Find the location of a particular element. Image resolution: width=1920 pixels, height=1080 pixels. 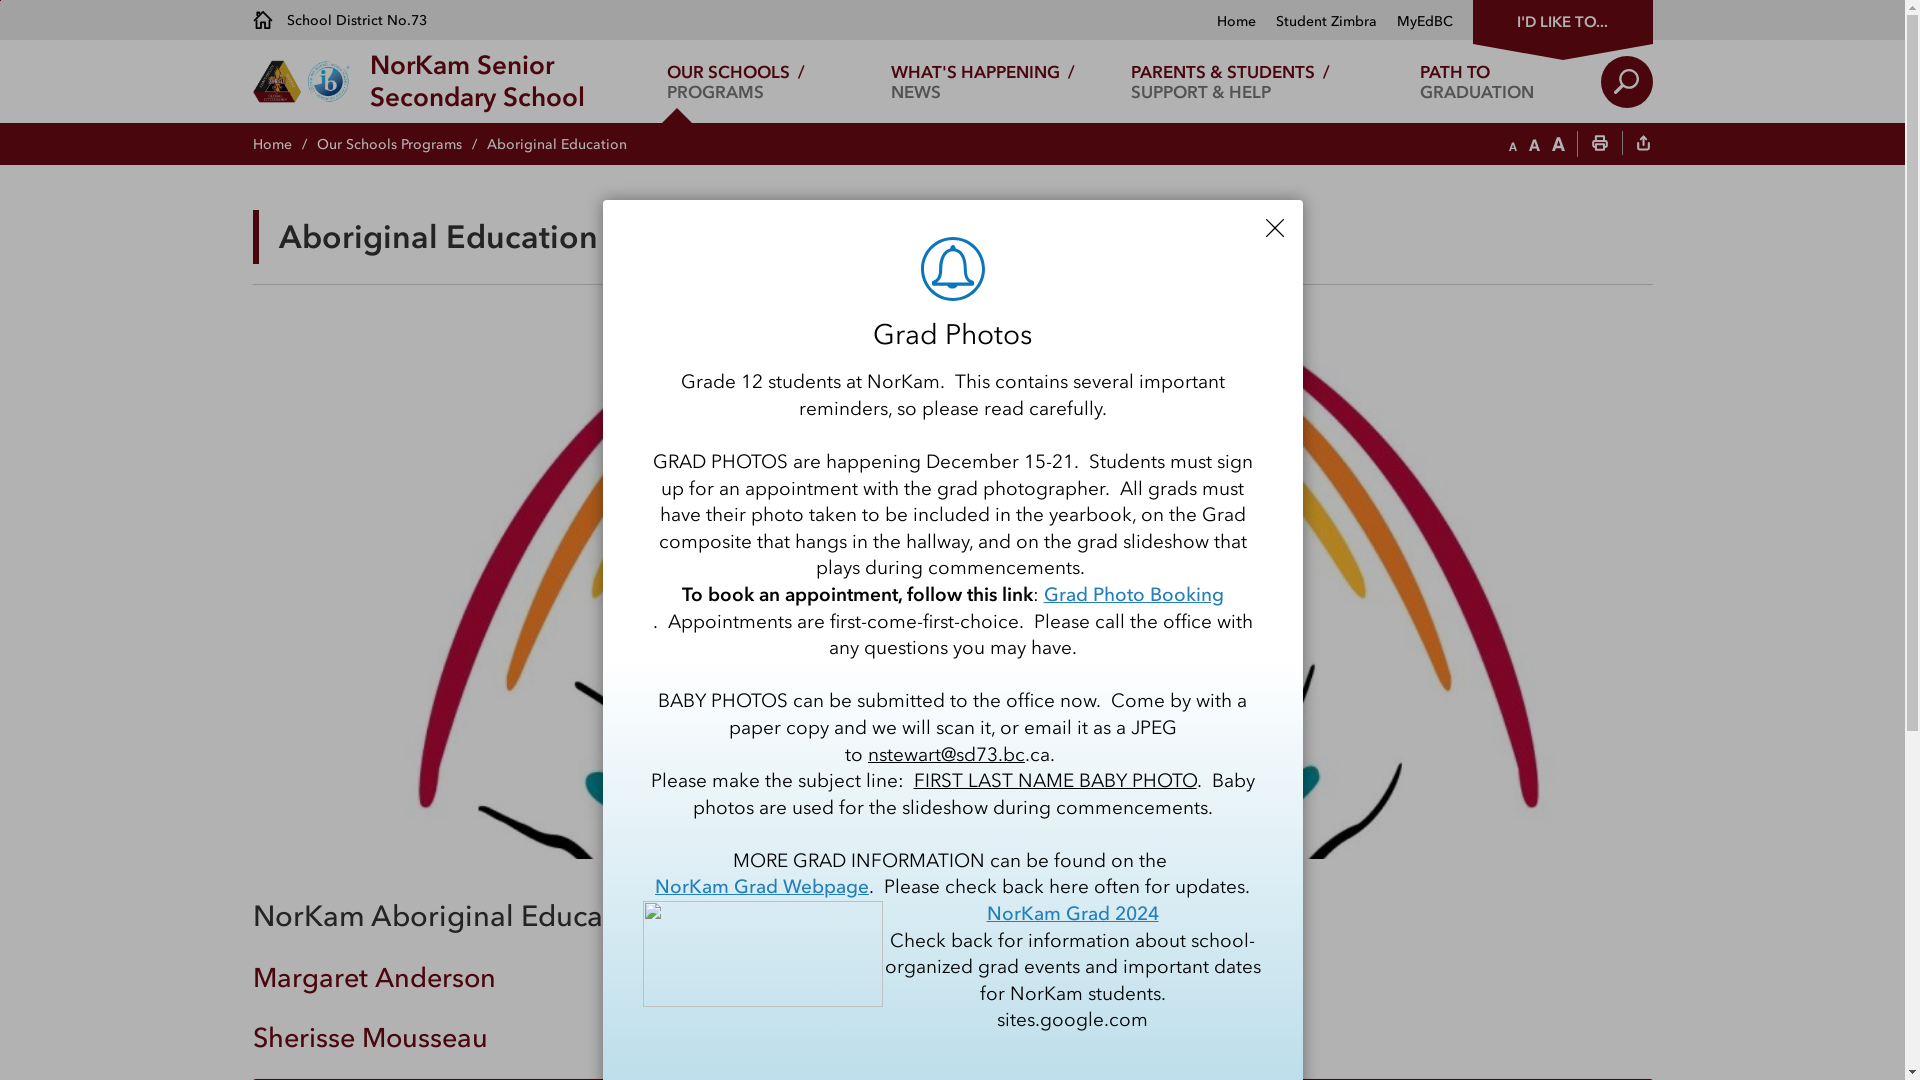

'Close Alert Banner' is located at coordinates (1274, 226).